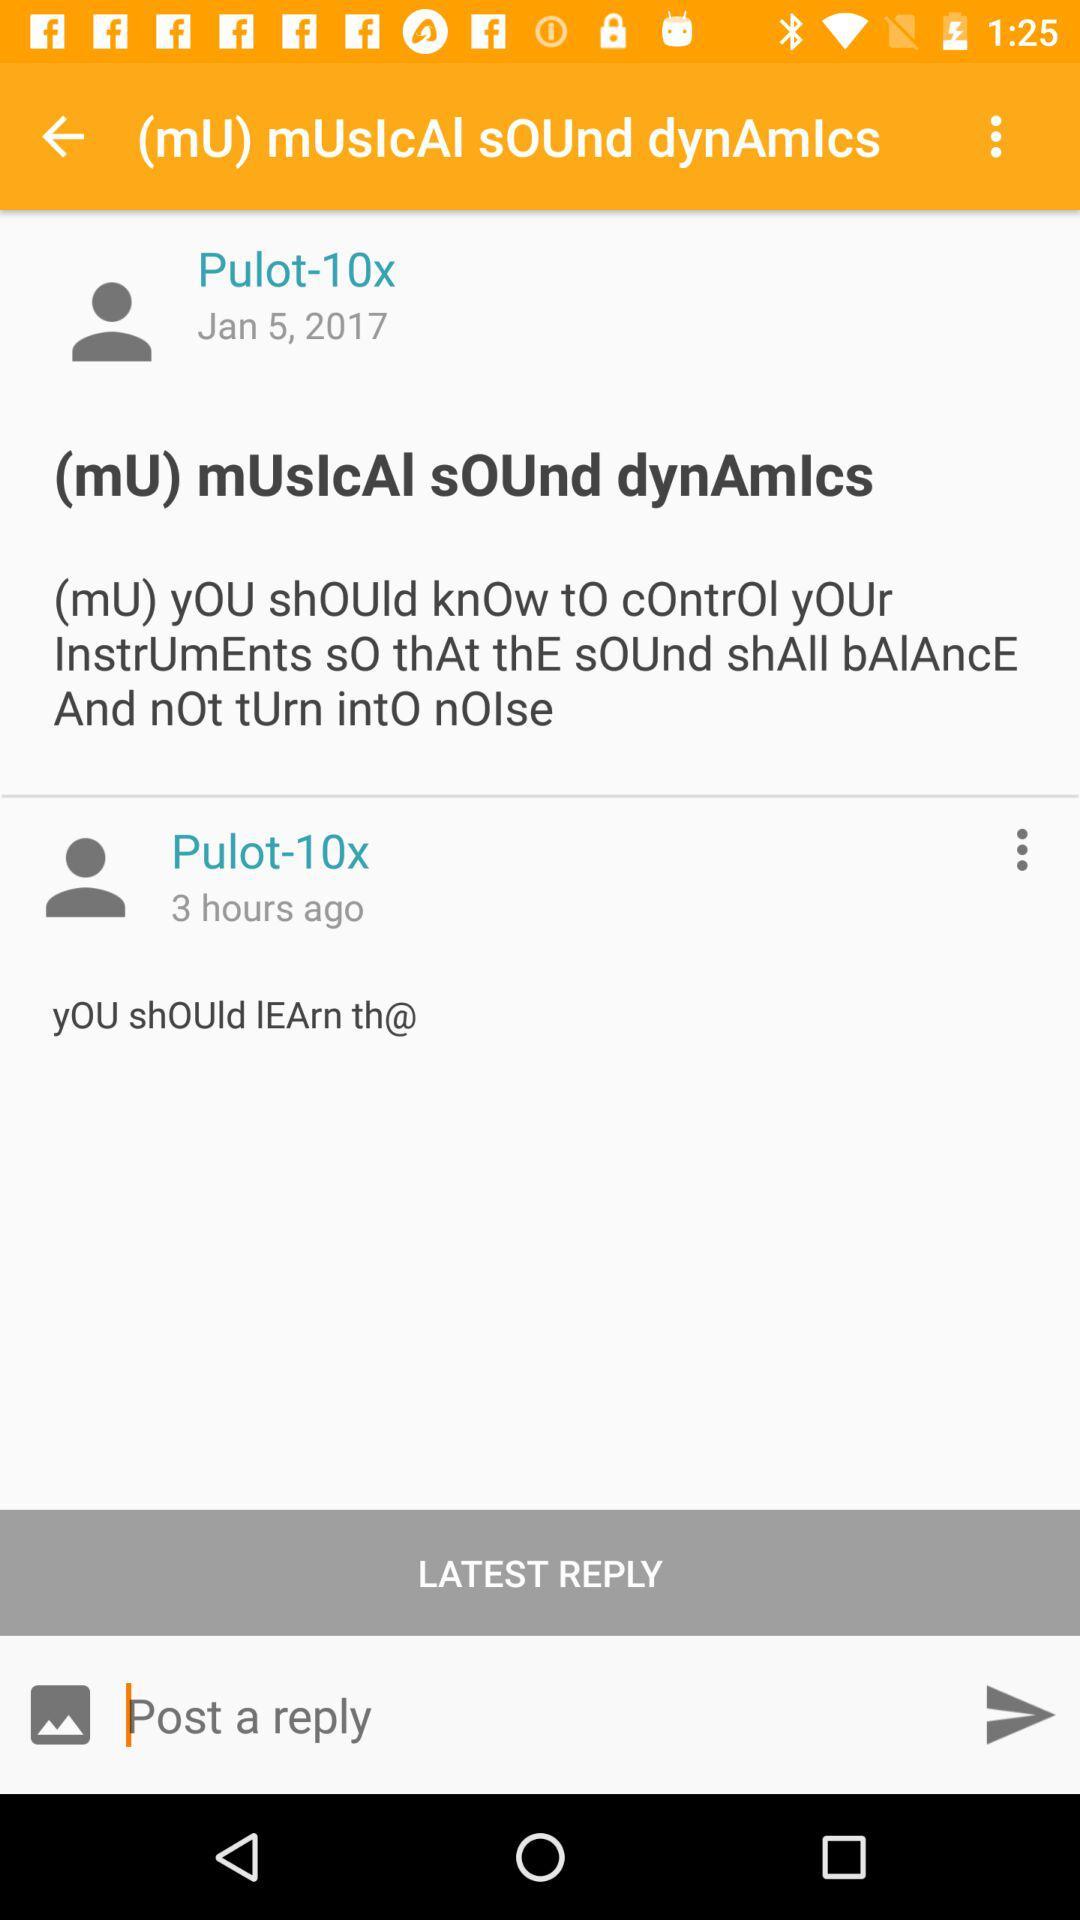 The image size is (1080, 1920). I want to click on item next to mu musical sound icon, so click(1001, 135).